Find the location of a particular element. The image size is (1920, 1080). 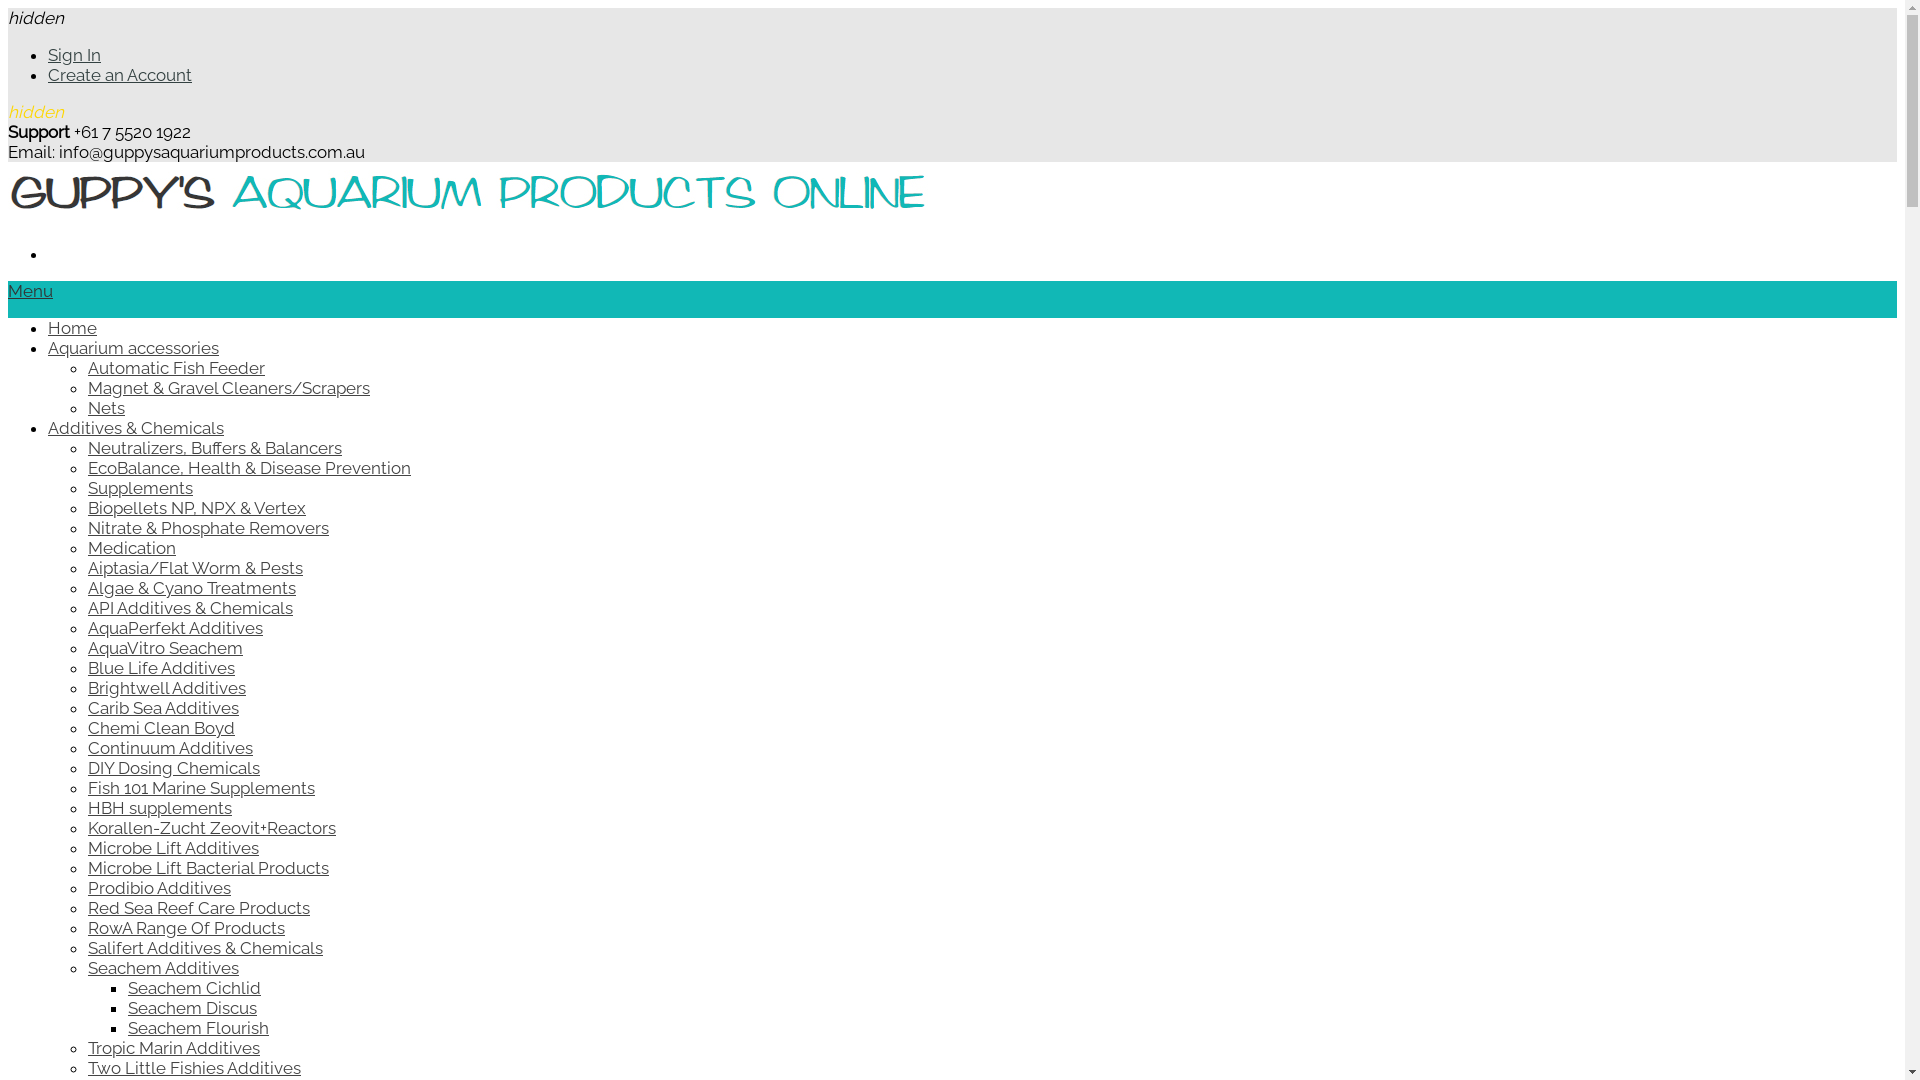

'Additives & Chemicals' is located at coordinates (134, 427).